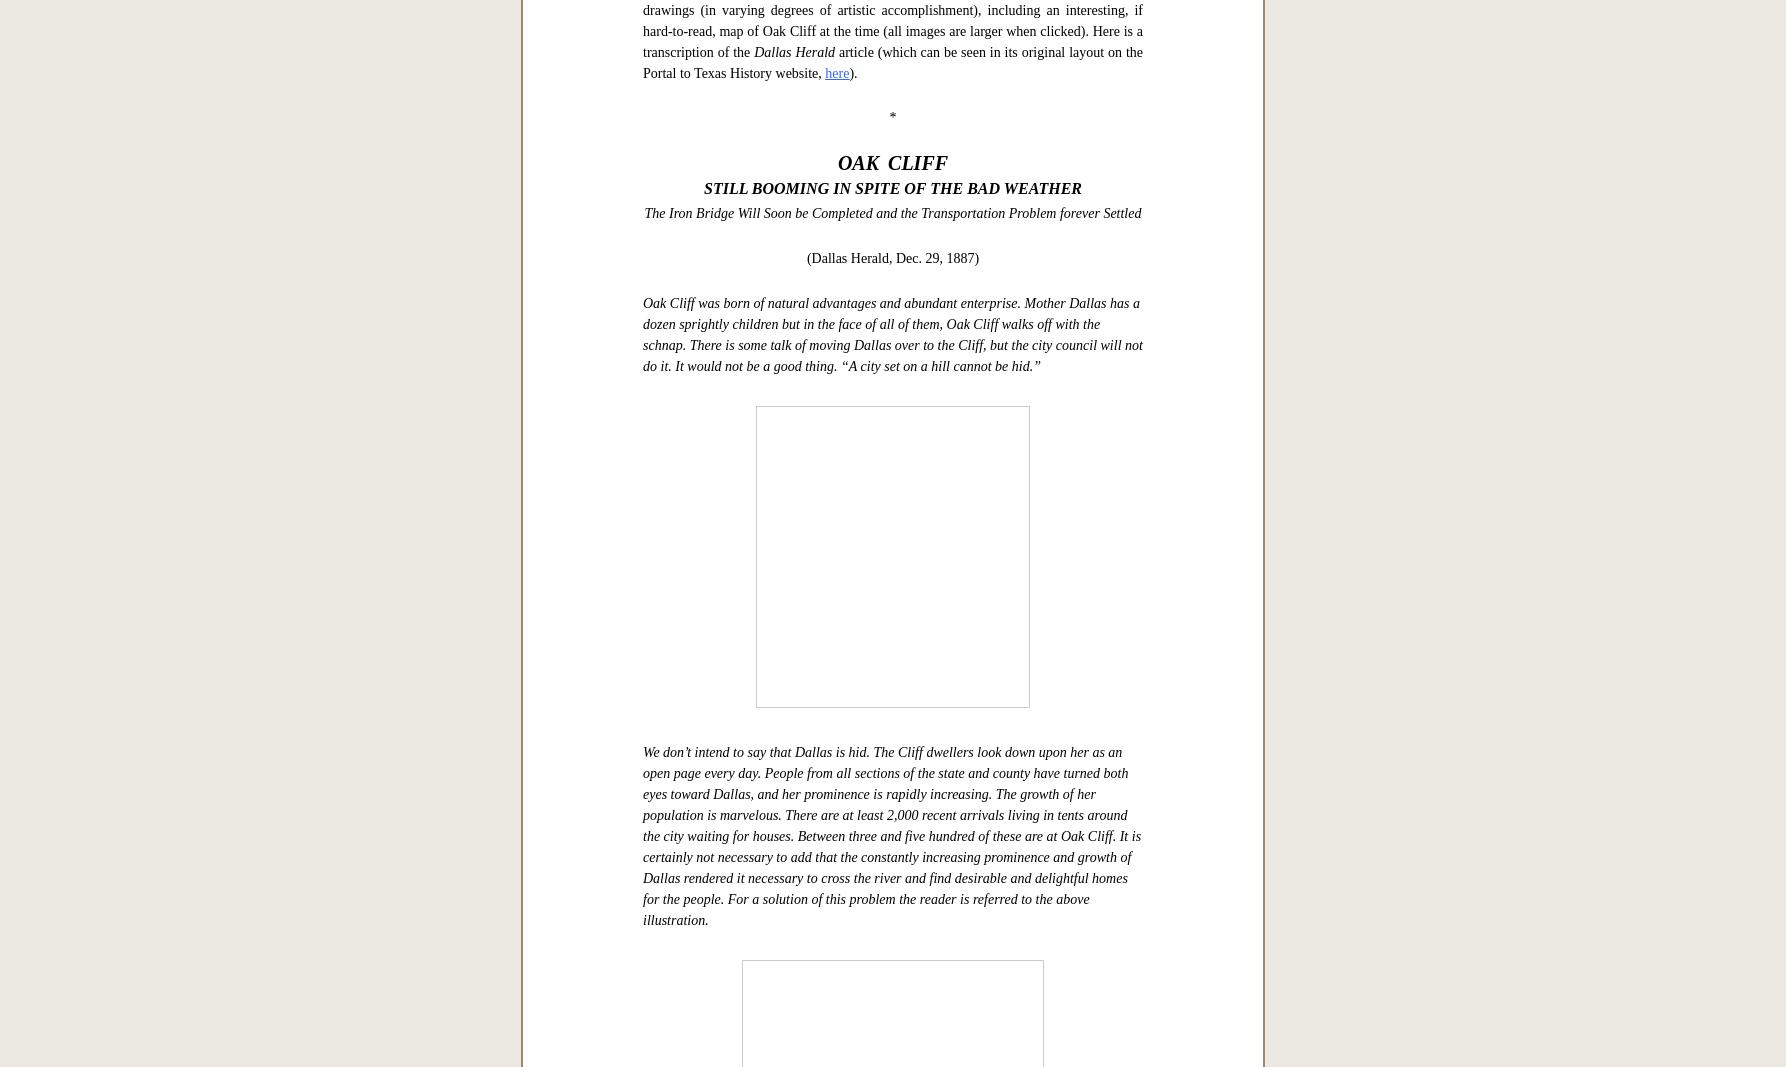 This screenshot has height=1067, width=1786. I want to click on 'The Dallas Herald', so click(756, 531).